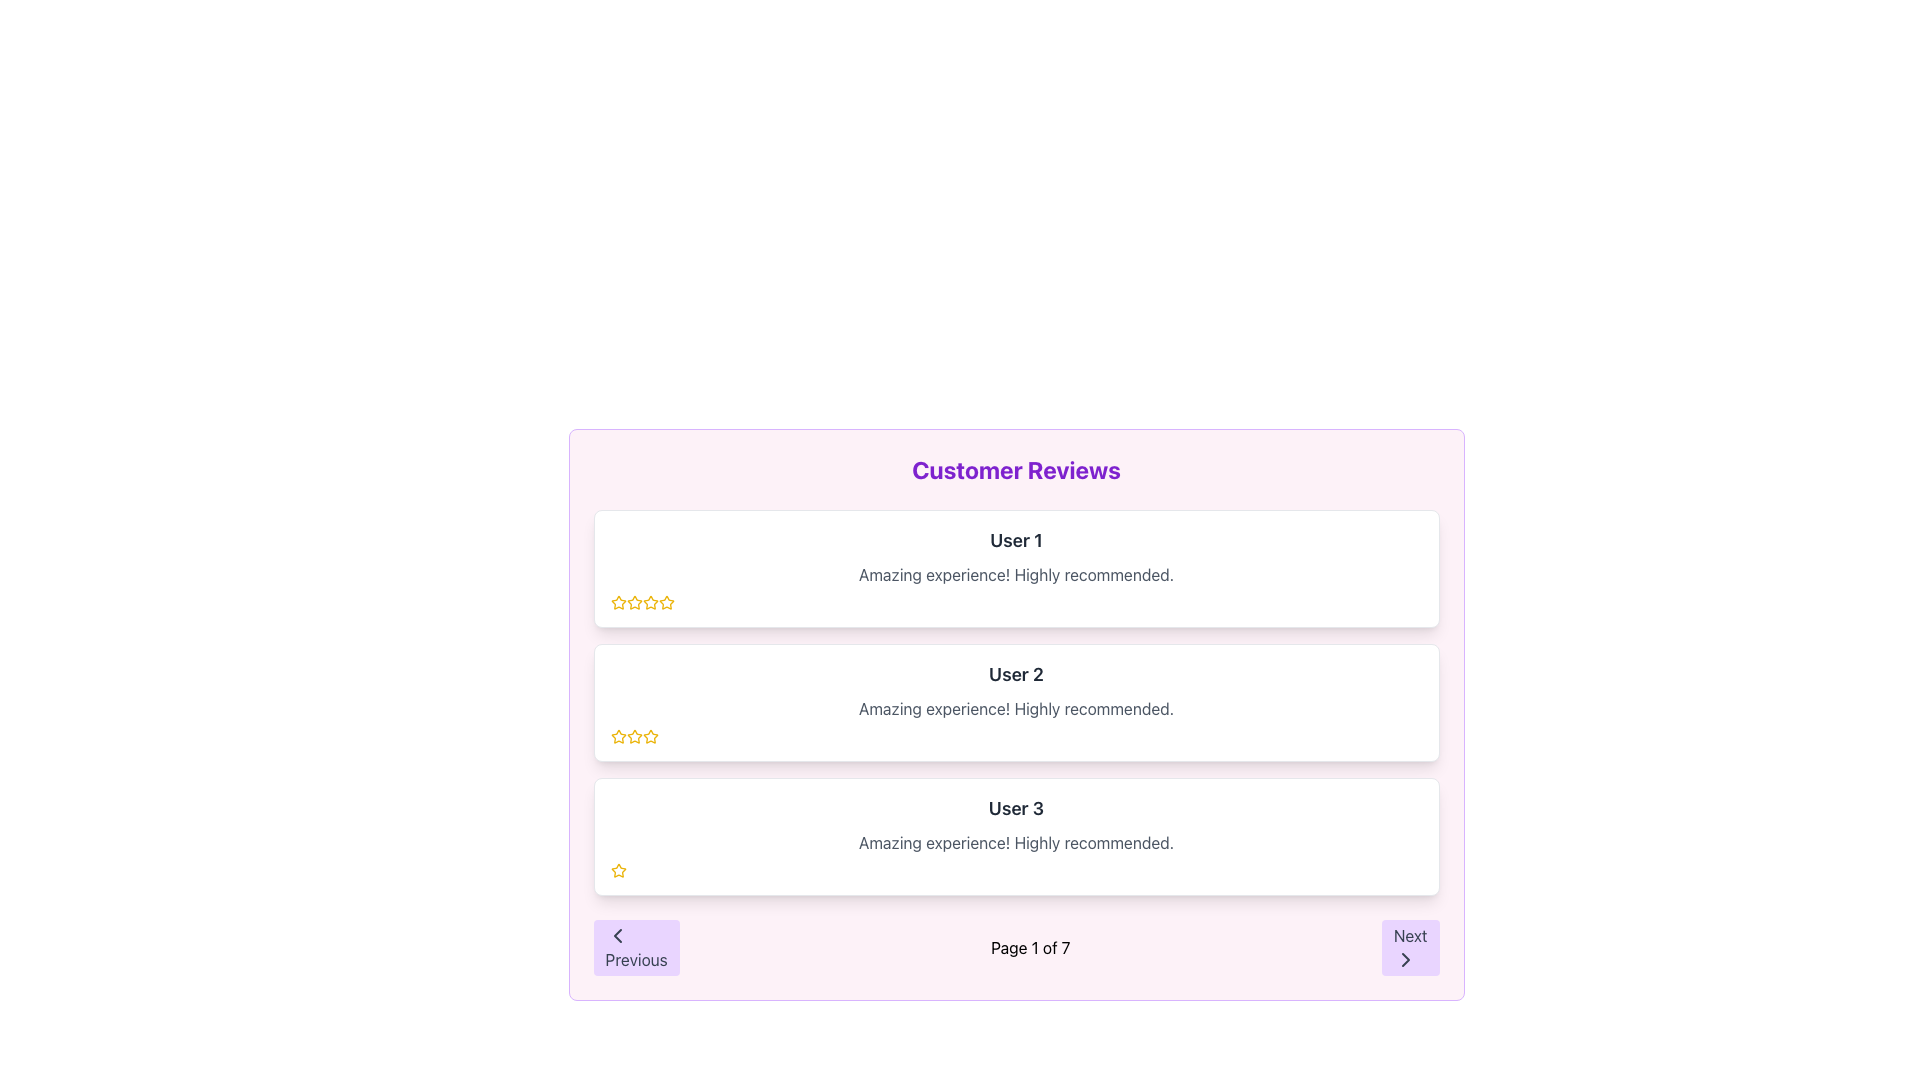  Describe the element at coordinates (1016, 837) in the screenshot. I see `the card titled 'User 3' to focus on it, which is the third card in the 'Customer Reviews' section with a light white background and a bold title` at that location.